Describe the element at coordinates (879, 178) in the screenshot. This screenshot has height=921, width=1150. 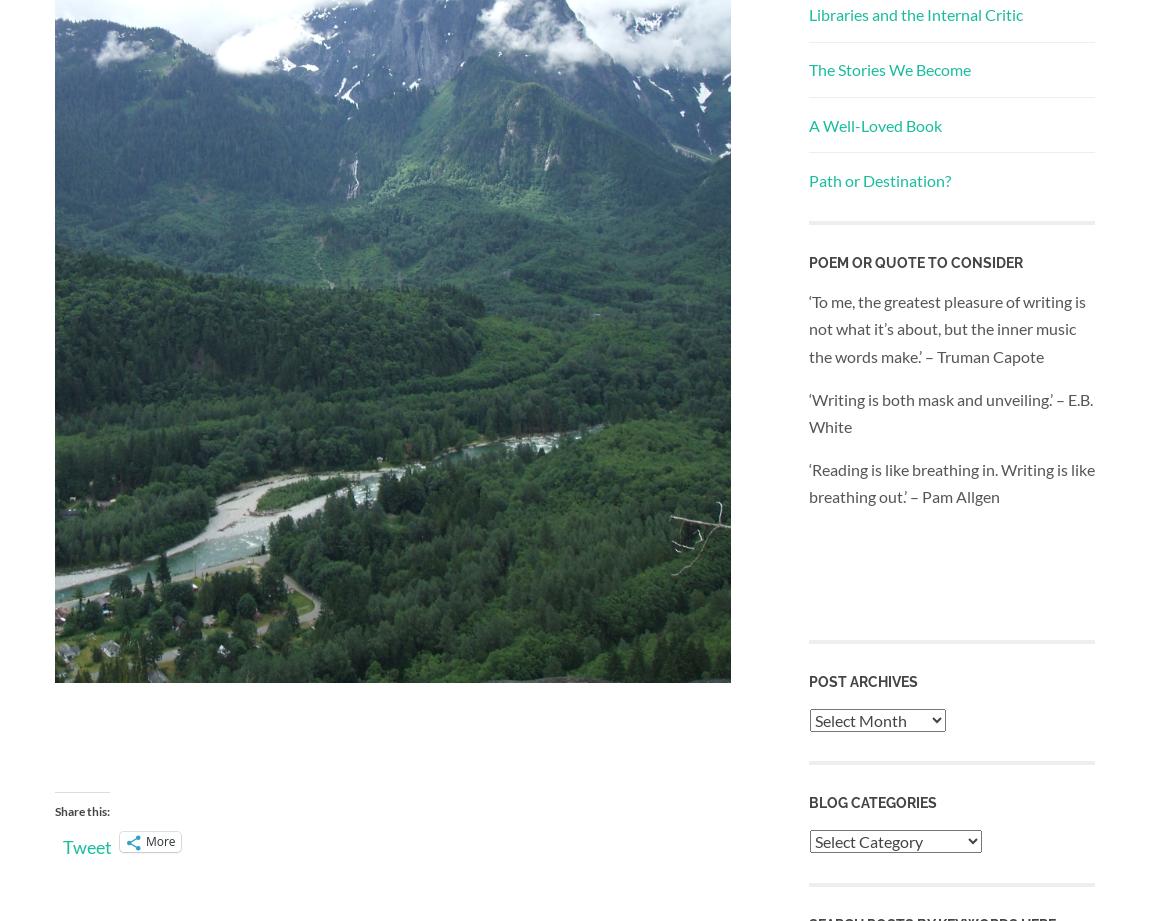
I see `'Path or Destination?'` at that location.